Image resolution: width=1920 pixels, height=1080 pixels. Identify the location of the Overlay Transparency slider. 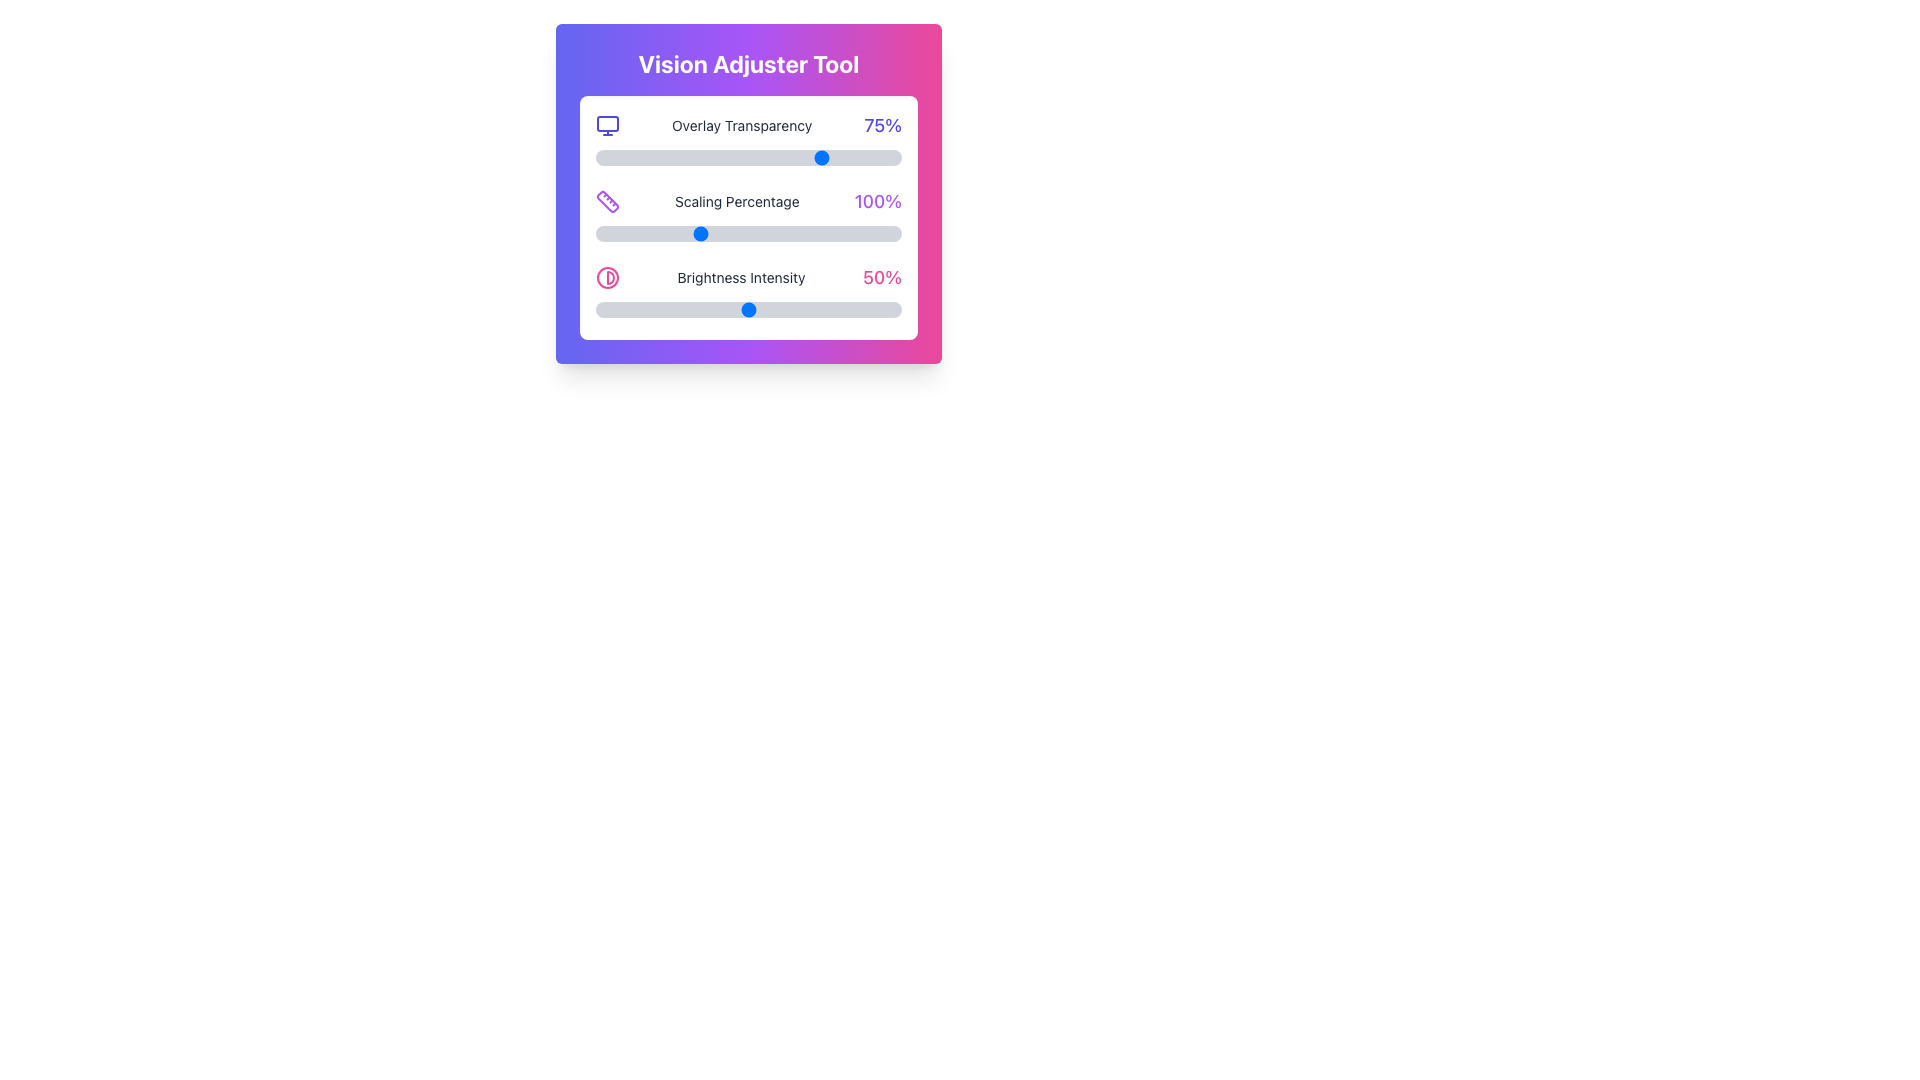
(648, 157).